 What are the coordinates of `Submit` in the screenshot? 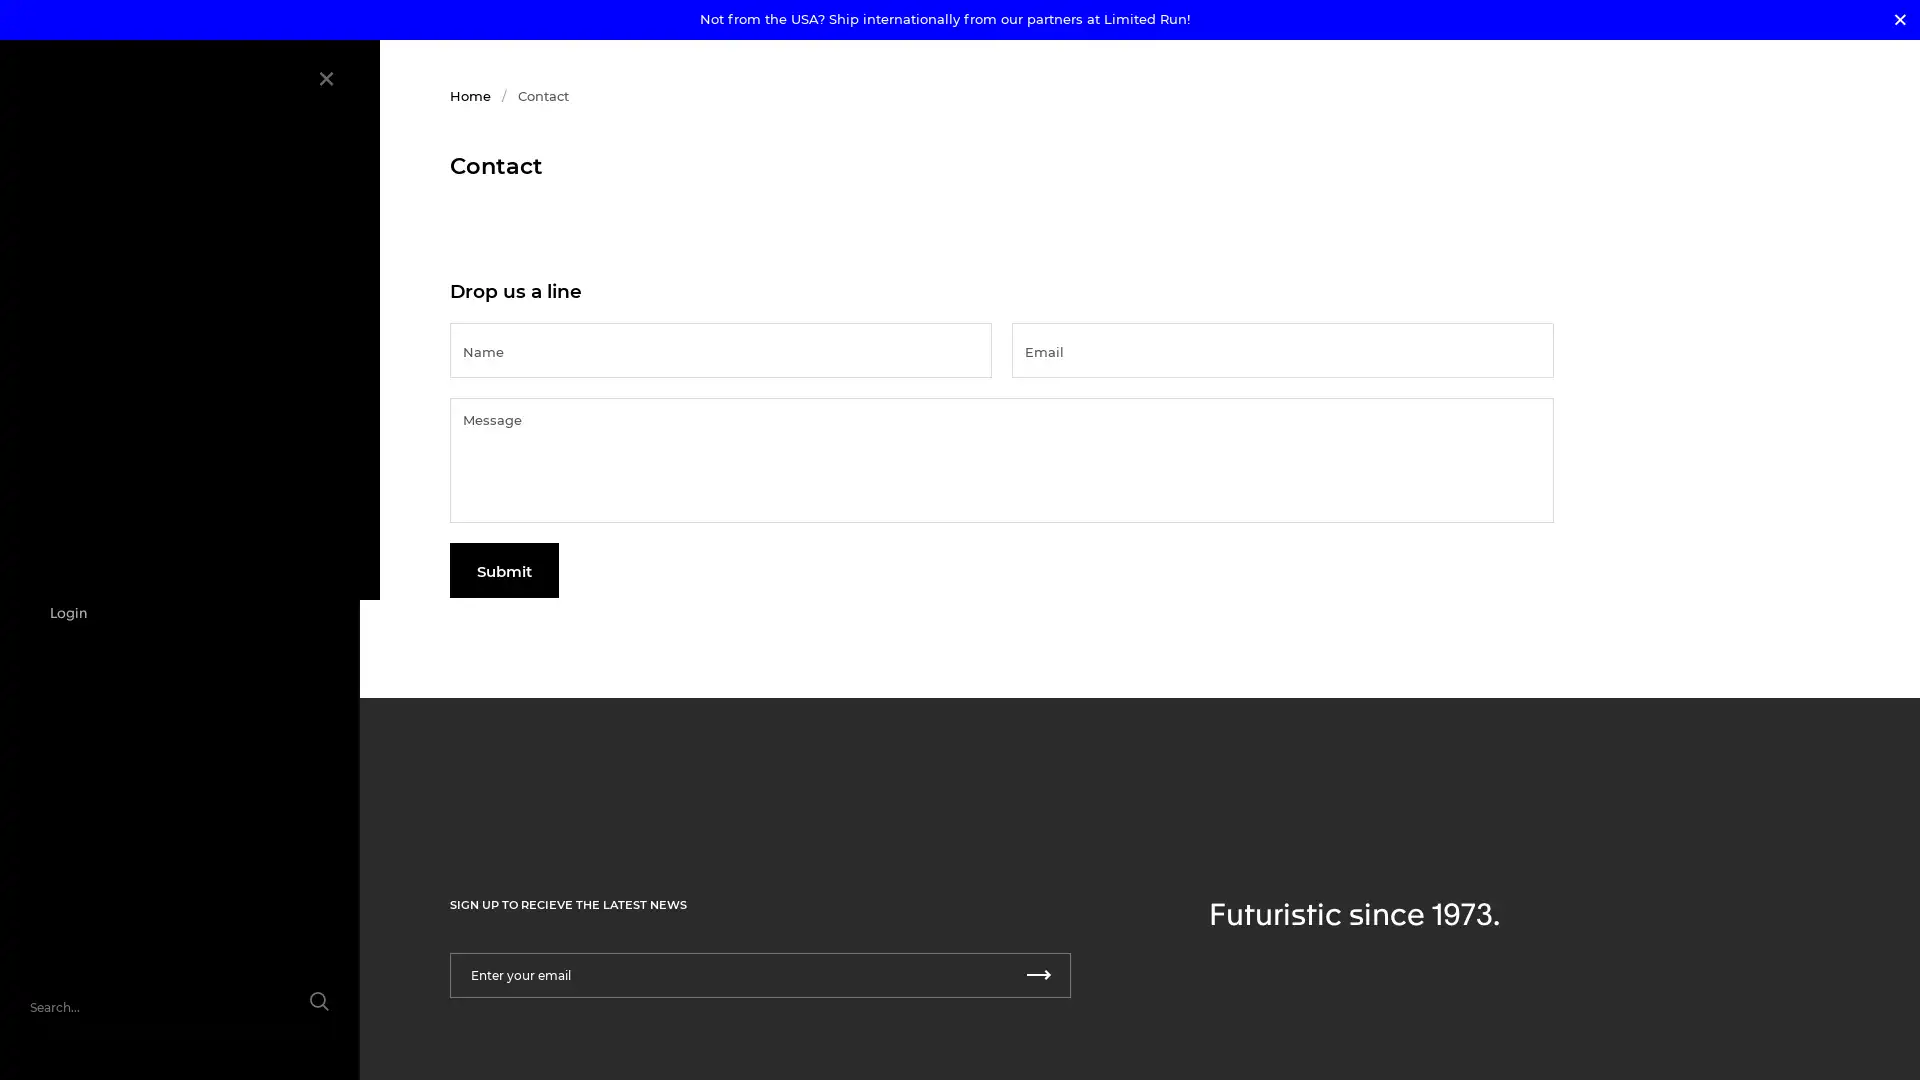 It's located at (504, 570).